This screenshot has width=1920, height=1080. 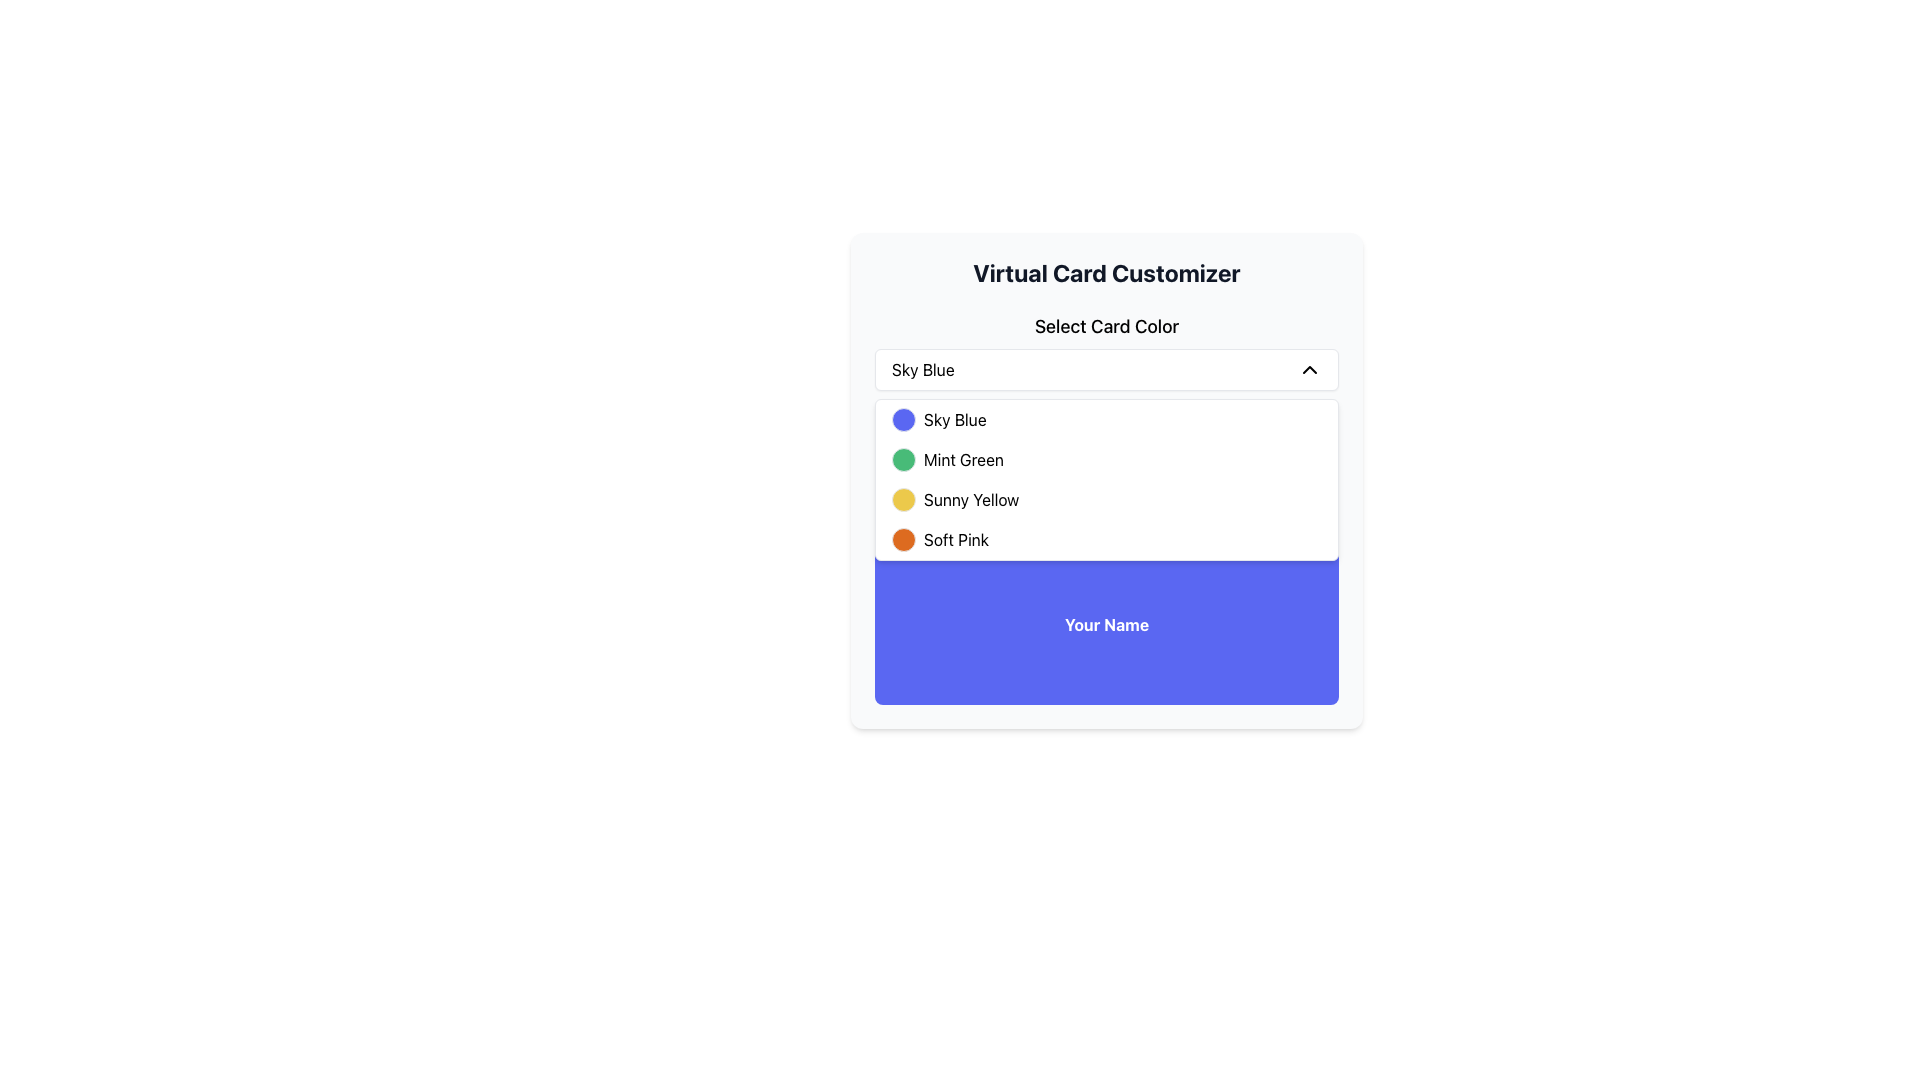 What do you see at coordinates (964, 459) in the screenshot?
I see `the 'Mint Green' text label in the dropdown menu` at bounding box center [964, 459].